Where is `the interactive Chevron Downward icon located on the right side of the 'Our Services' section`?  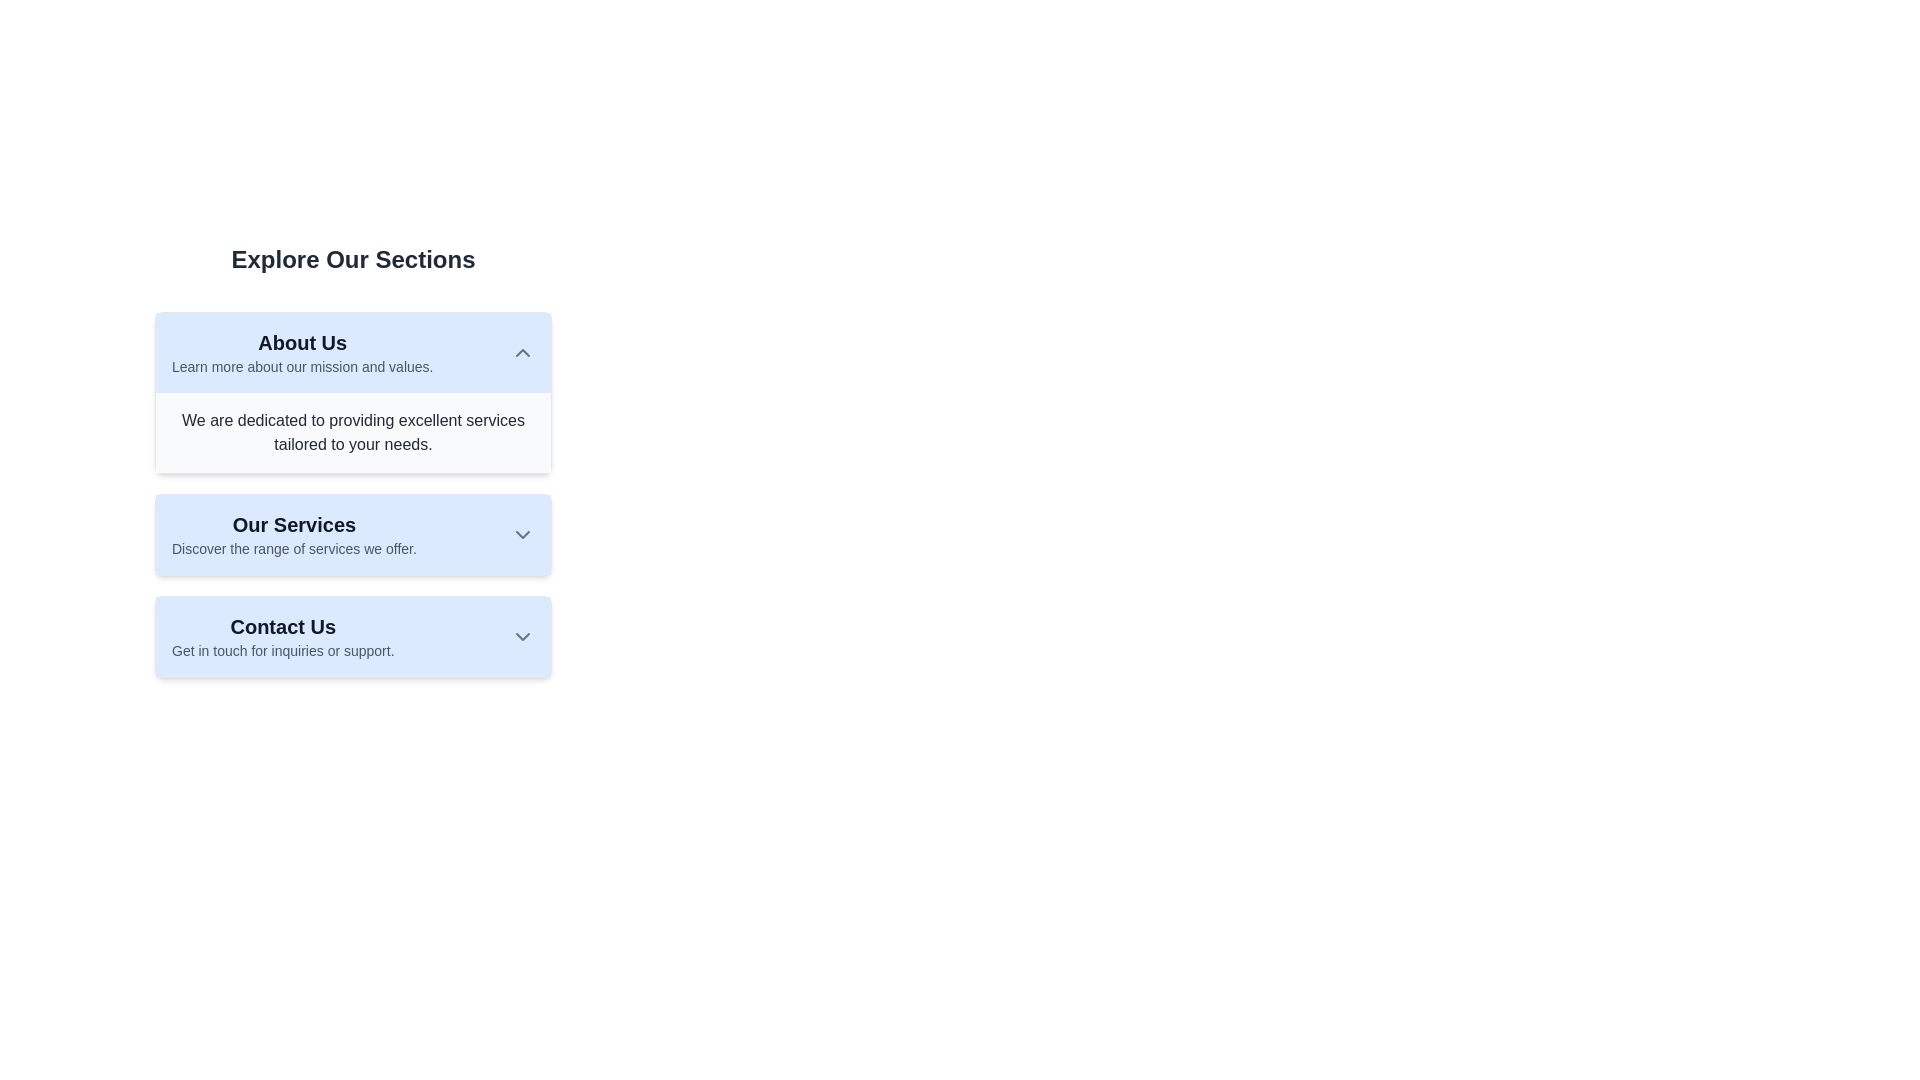
the interactive Chevron Downward icon located on the right side of the 'Our Services' section is located at coordinates (523, 534).